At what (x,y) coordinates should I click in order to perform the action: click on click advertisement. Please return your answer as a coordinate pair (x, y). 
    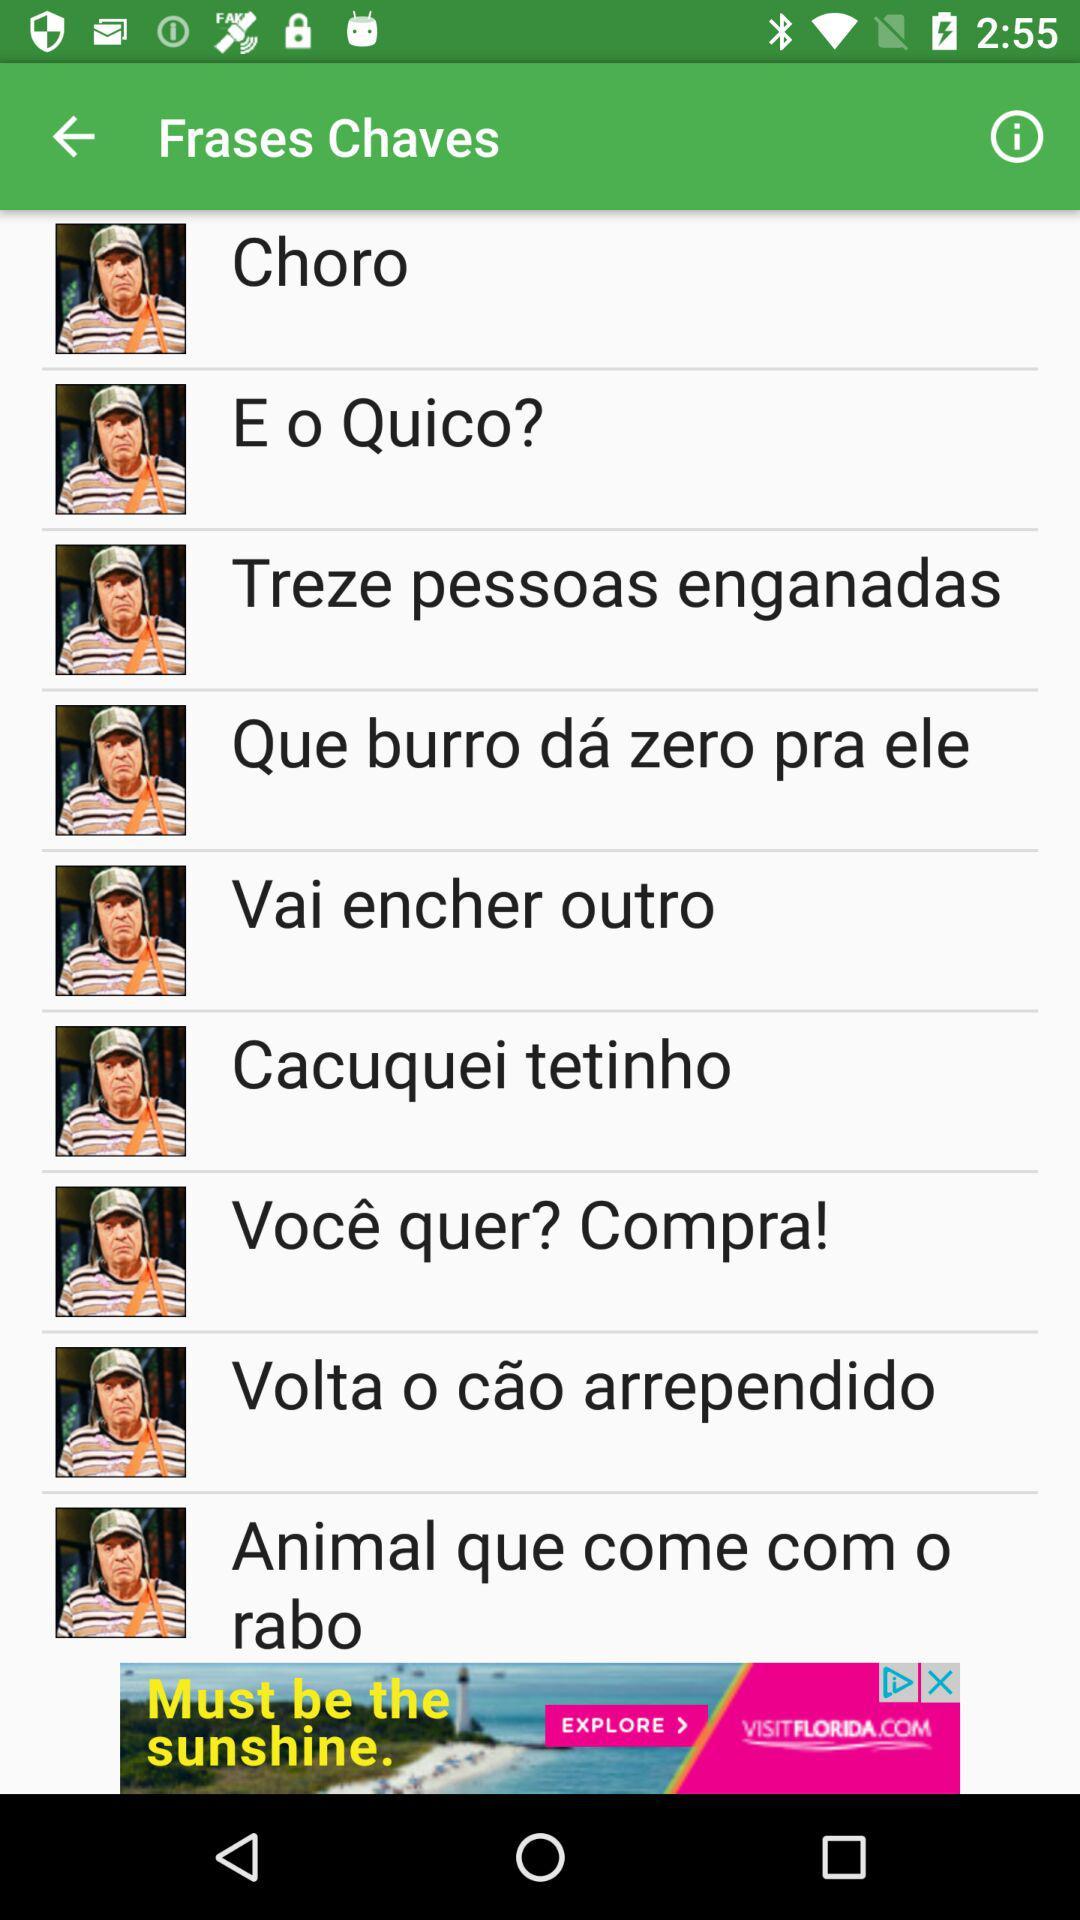
    Looking at the image, I should click on (540, 1727).